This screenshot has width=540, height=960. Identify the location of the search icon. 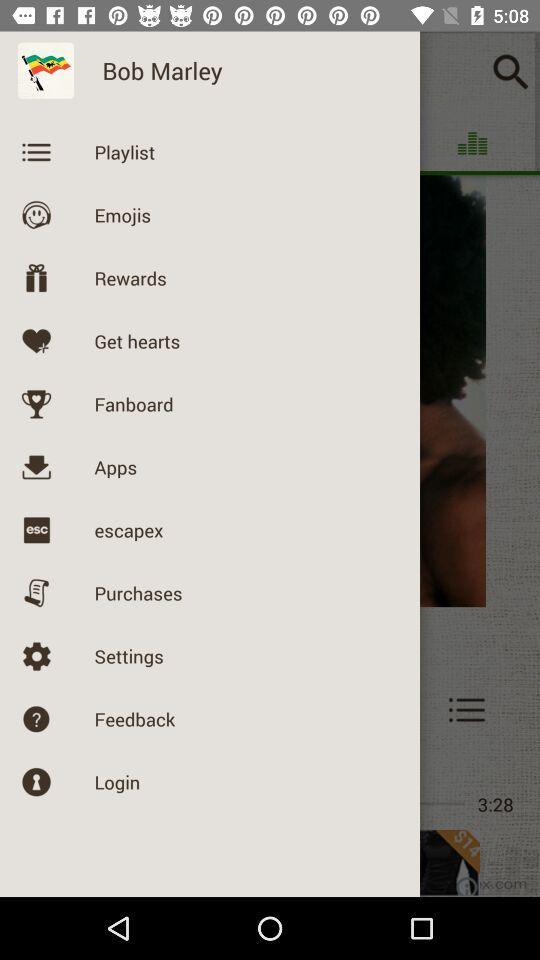
(510, 71).